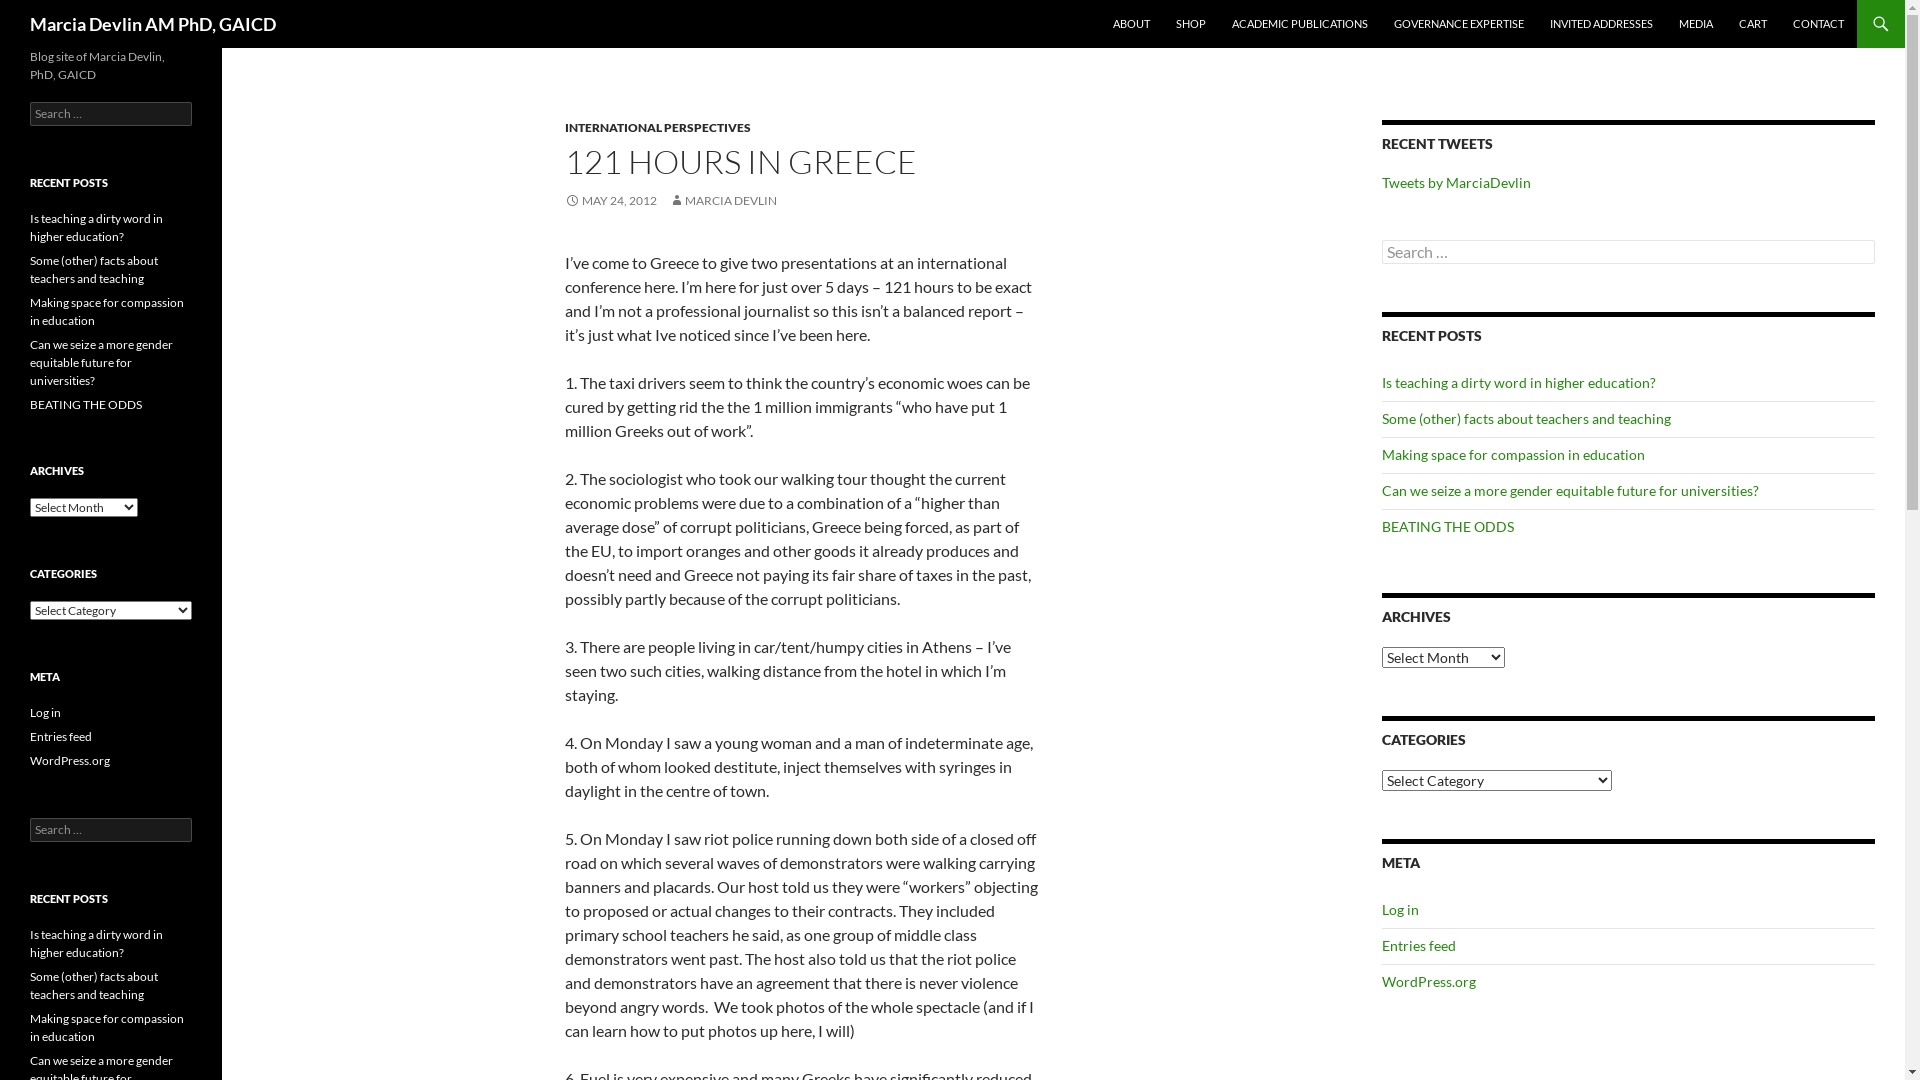 The width and height of the screenshot is (1920, 1080). What do you see at coordinates (1190, 23) in the screenshot?
I see `'SHOP'` at bounding box center [1190, 23].